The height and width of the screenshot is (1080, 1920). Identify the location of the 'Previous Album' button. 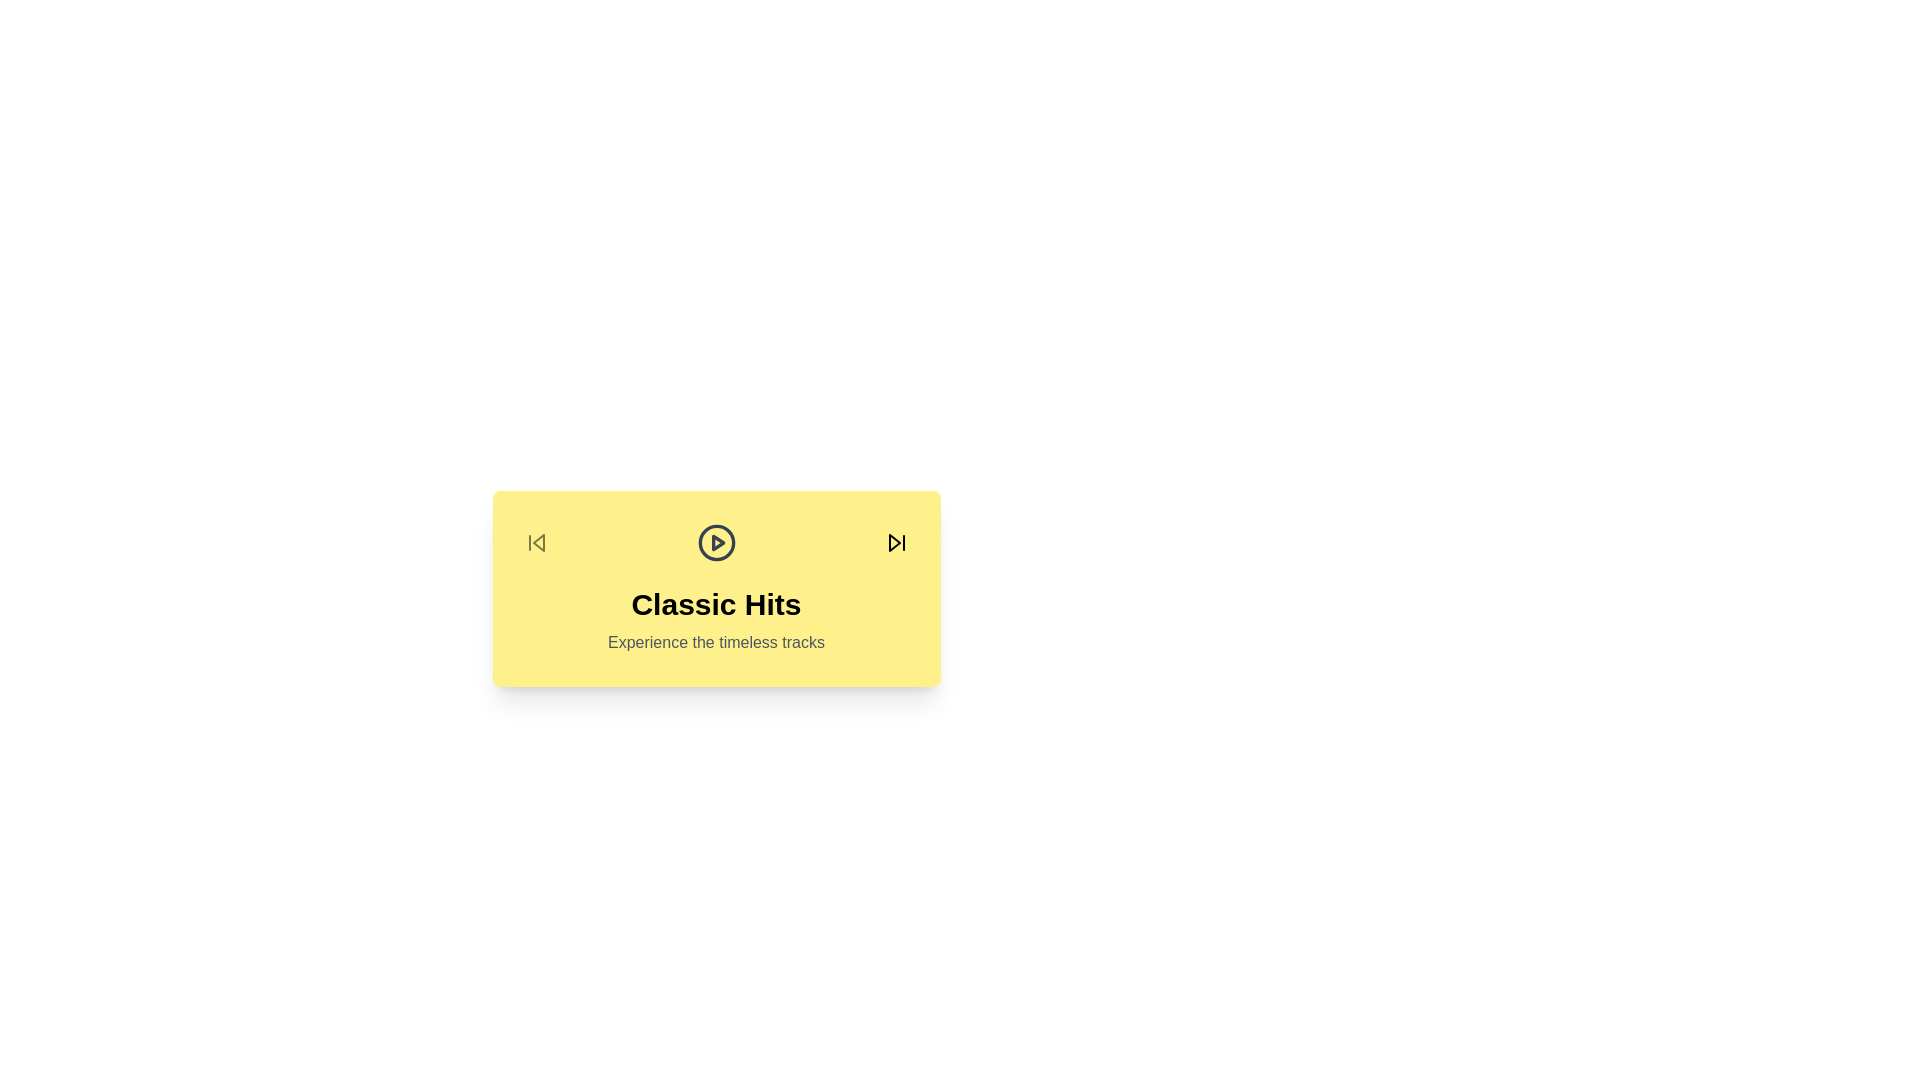
(536, 543).